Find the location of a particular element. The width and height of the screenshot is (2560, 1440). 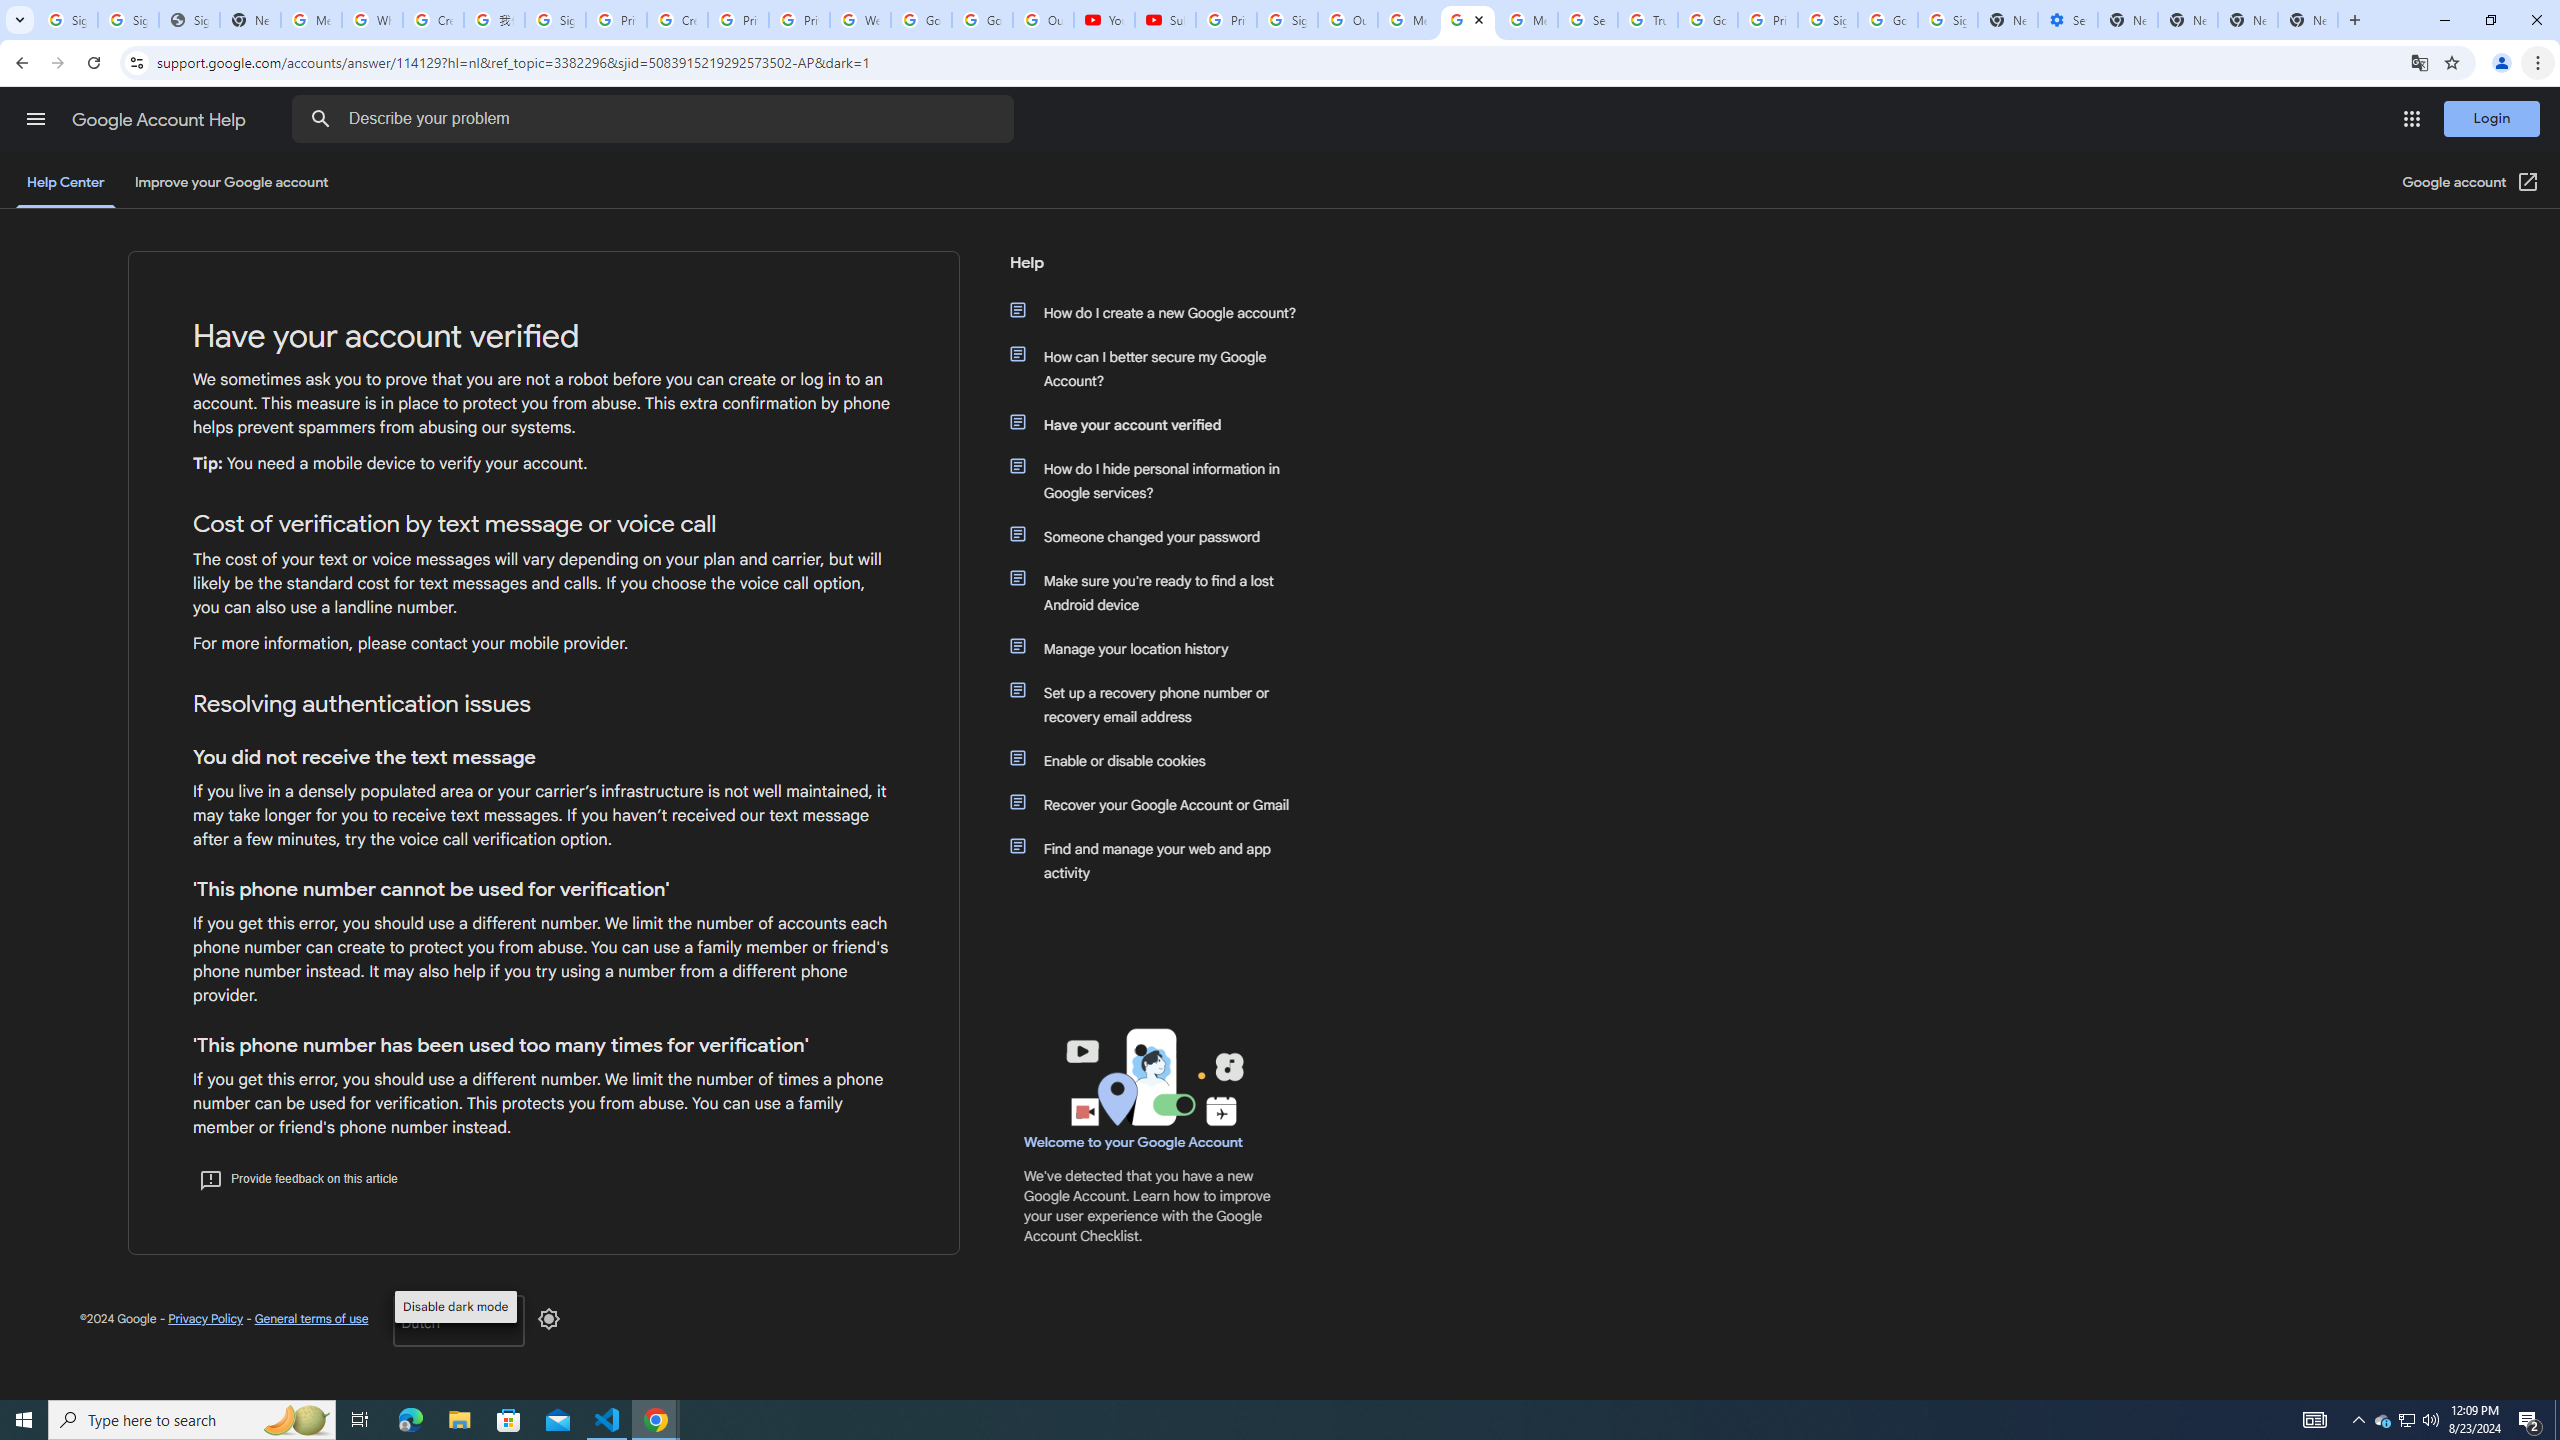

'Improve your Google account' is located at coordinates (231, 181).